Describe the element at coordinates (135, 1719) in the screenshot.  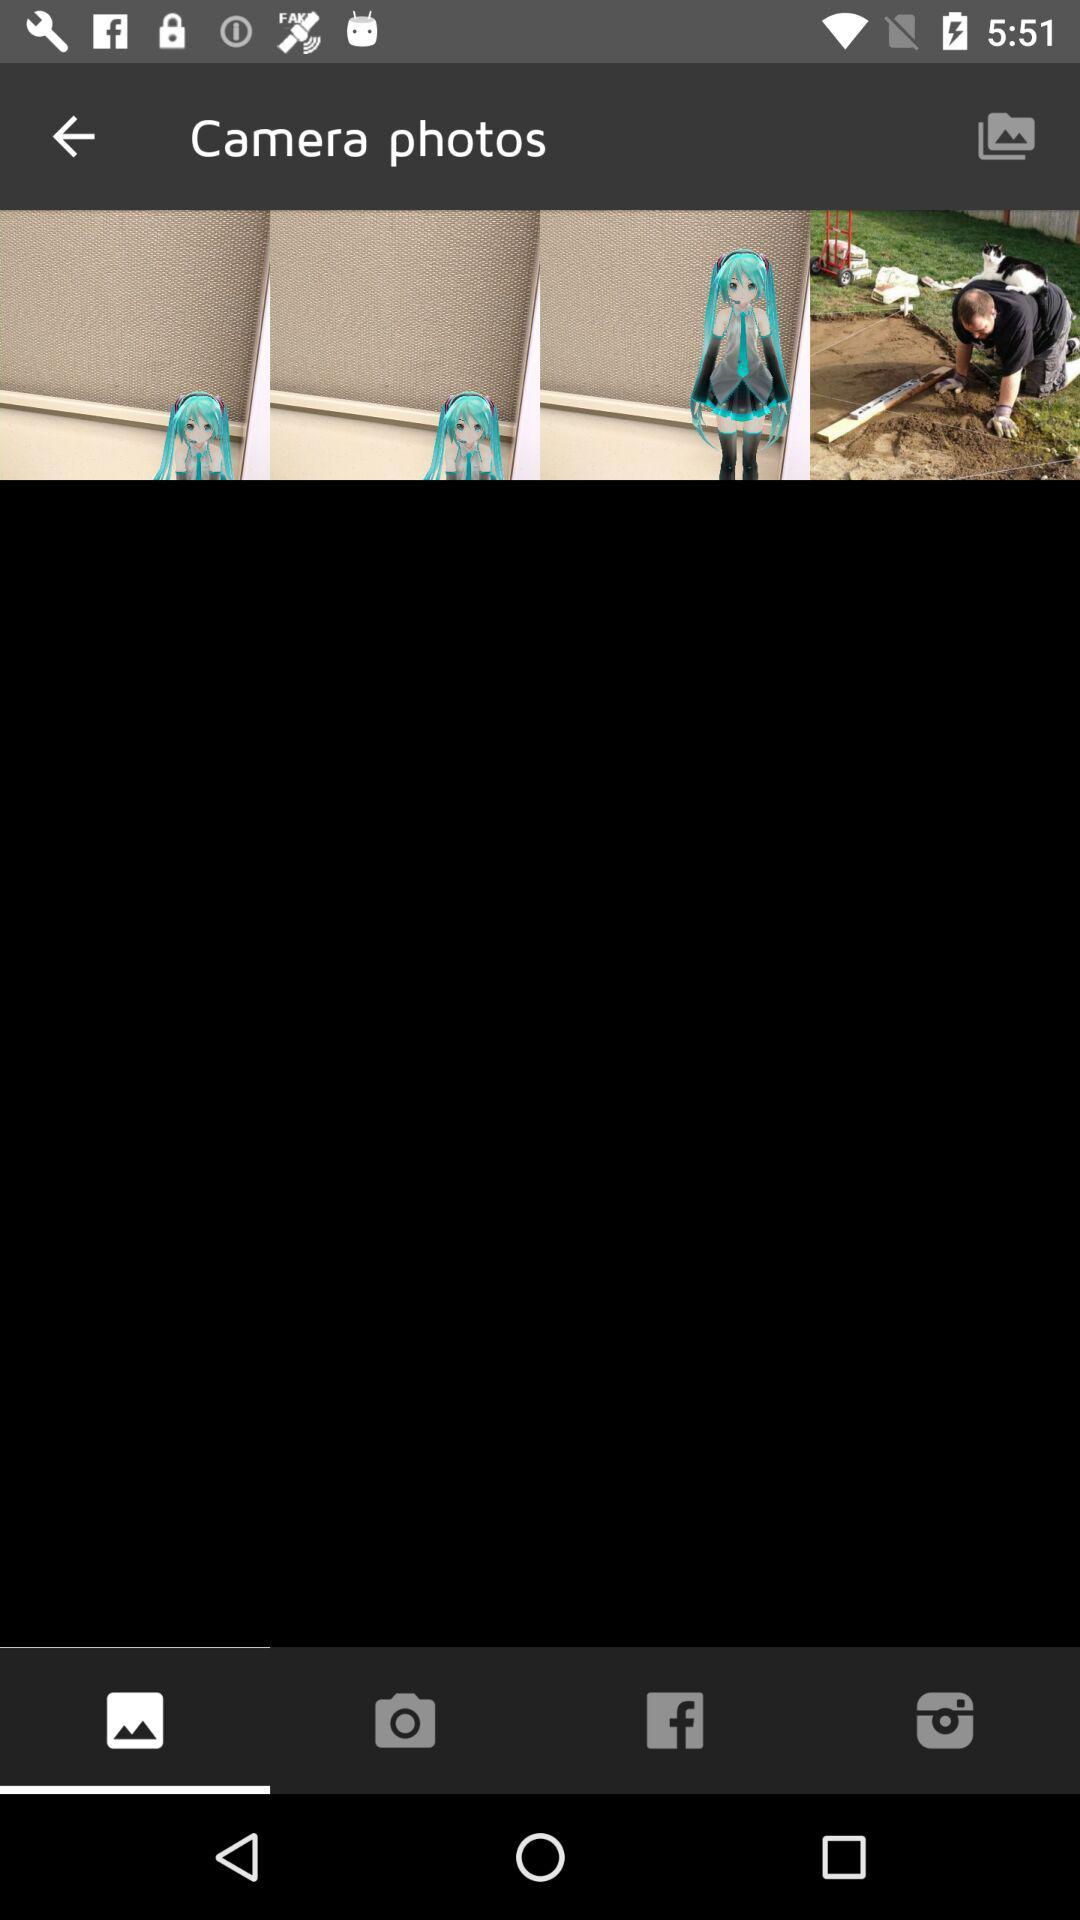
I see `view snapshot` at that location.